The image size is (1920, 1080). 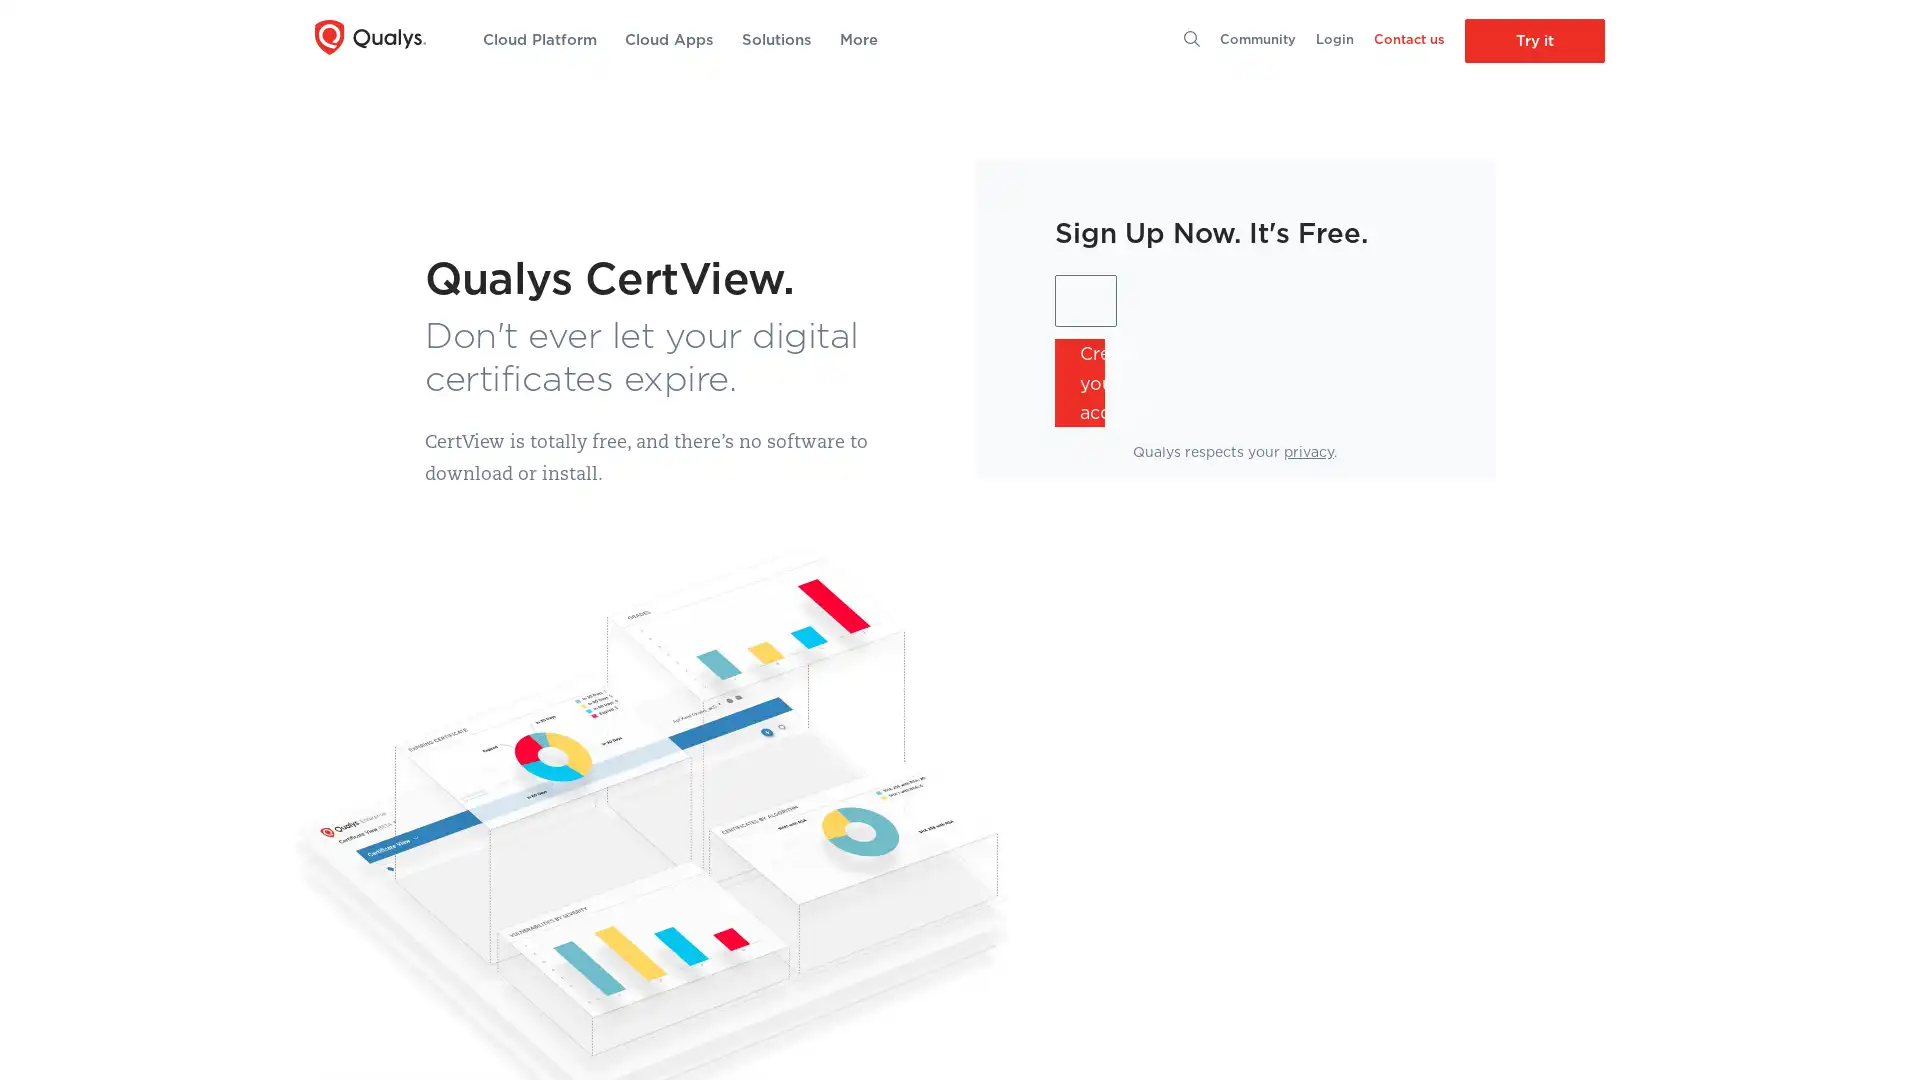 What do you see at coordinates (1079, 382) in the screenshot?
I see `Create your account` at bounding box center [1079, 382].